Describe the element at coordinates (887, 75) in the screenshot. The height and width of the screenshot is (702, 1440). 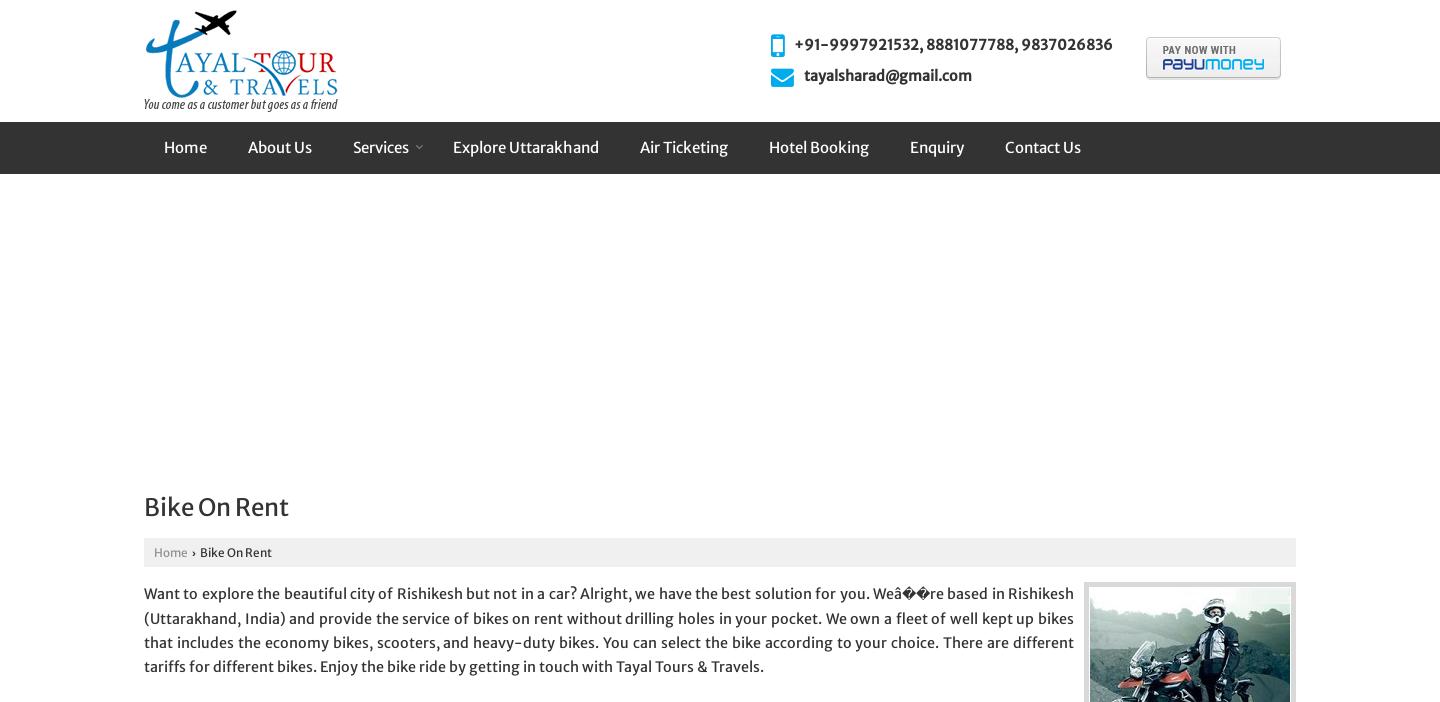
I see `'tayalsharad@gmail.com'` at that location.